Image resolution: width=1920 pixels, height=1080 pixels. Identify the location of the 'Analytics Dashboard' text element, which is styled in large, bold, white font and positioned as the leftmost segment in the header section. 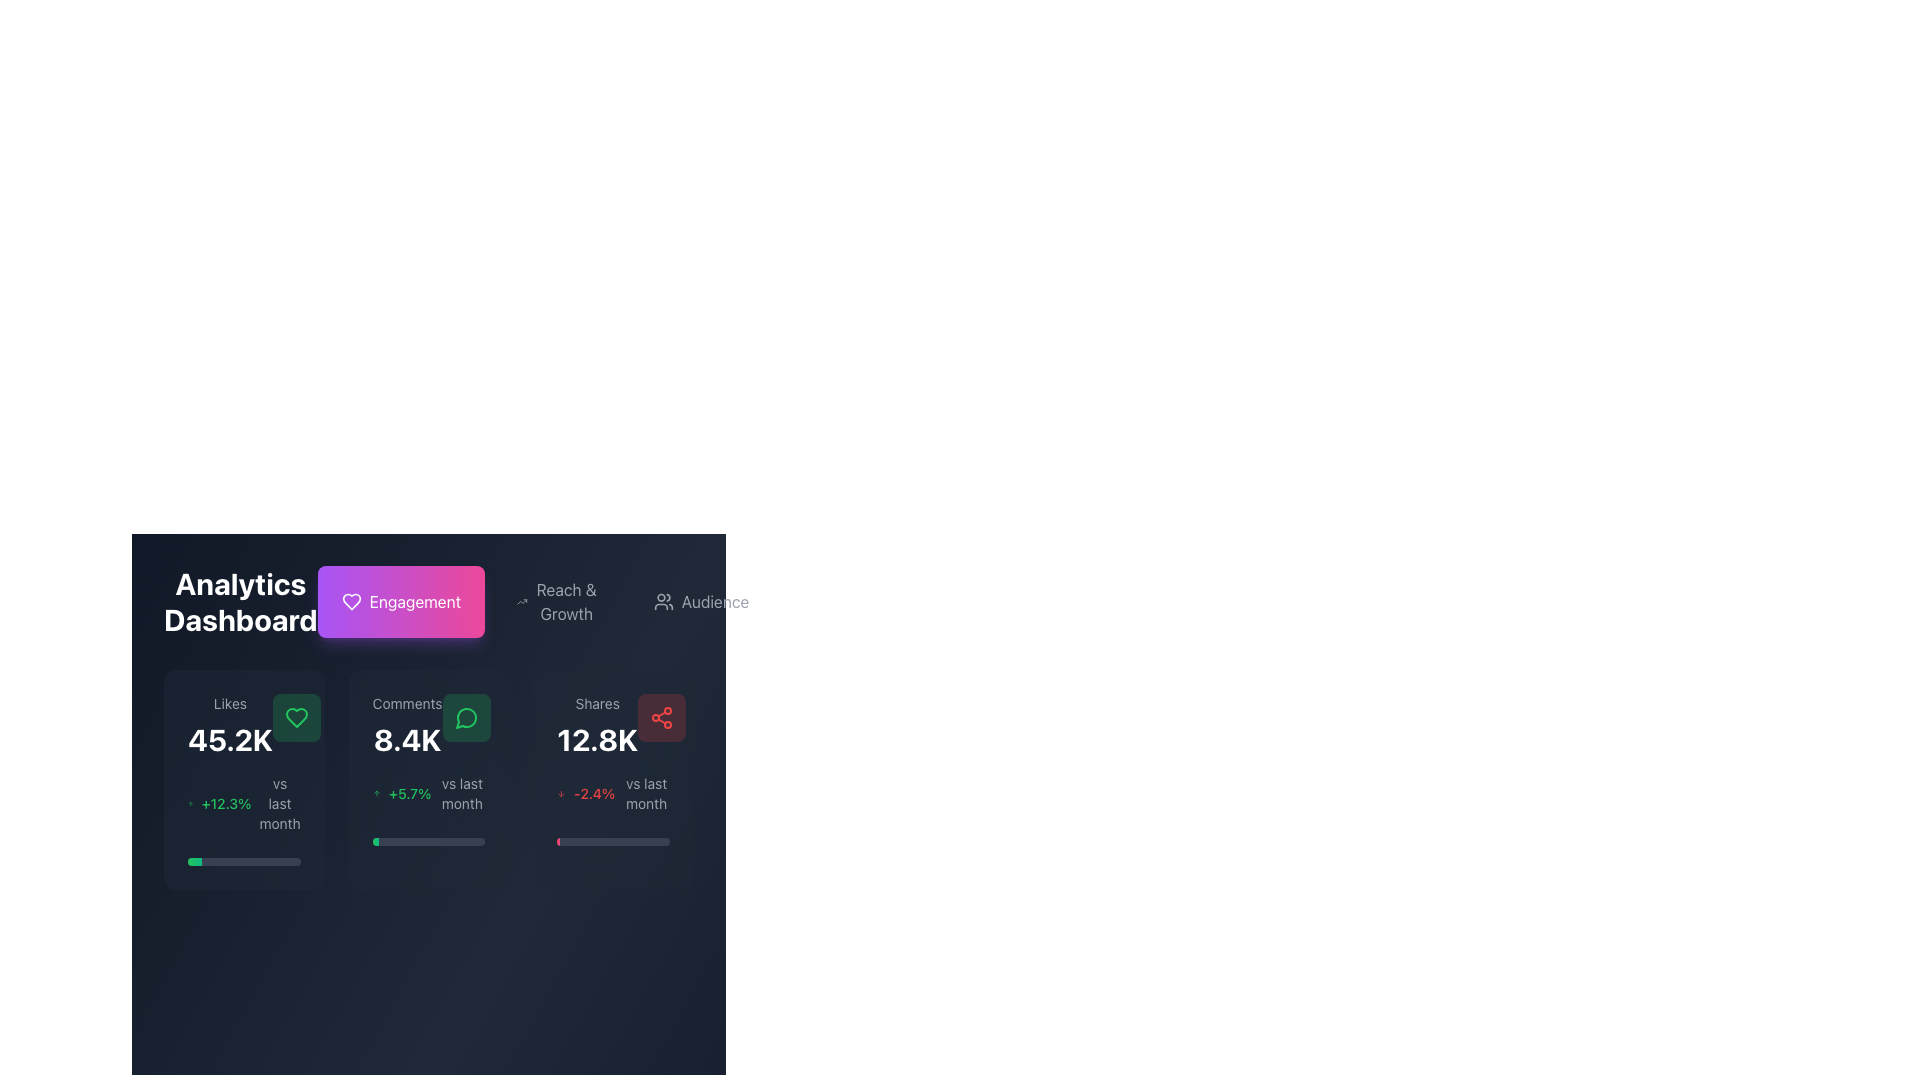
(240, 600).